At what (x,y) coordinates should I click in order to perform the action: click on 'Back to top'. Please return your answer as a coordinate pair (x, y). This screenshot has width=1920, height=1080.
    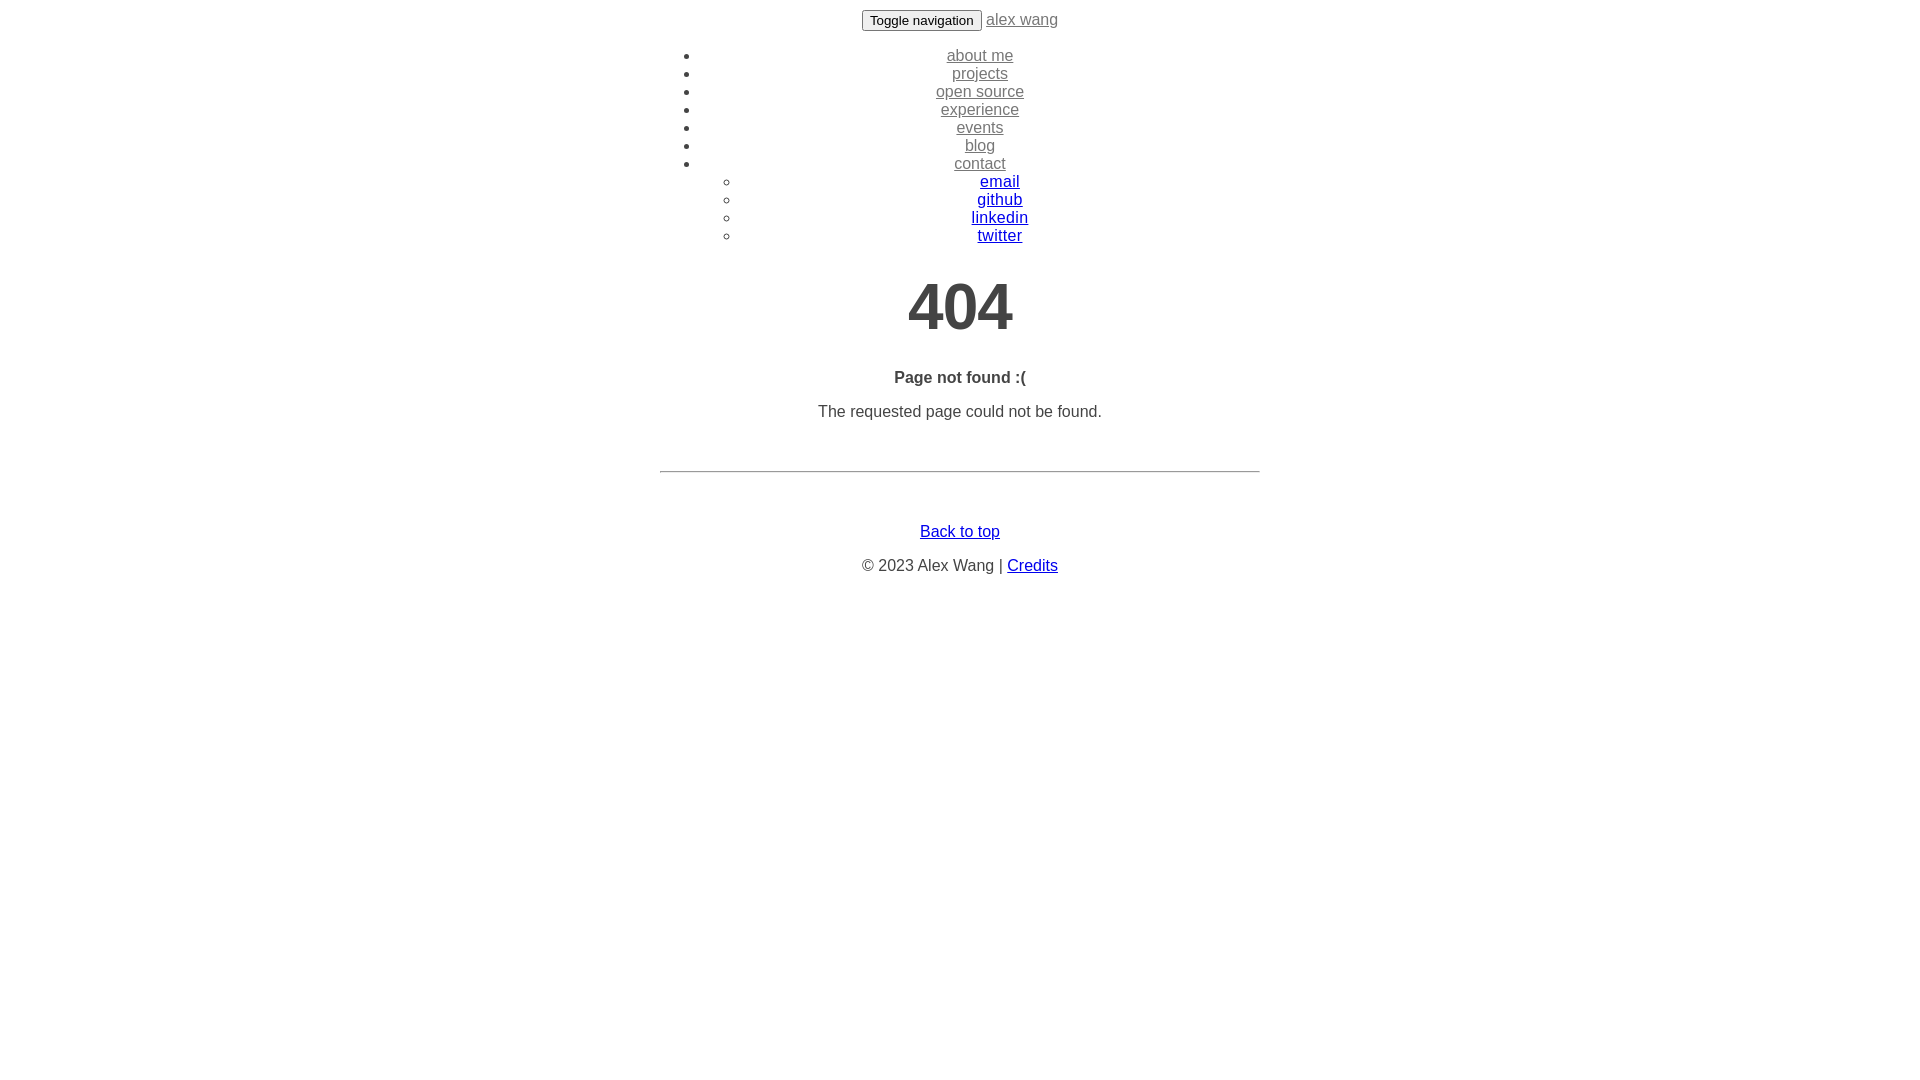
    Looking at the image, I should click on (960, 530).